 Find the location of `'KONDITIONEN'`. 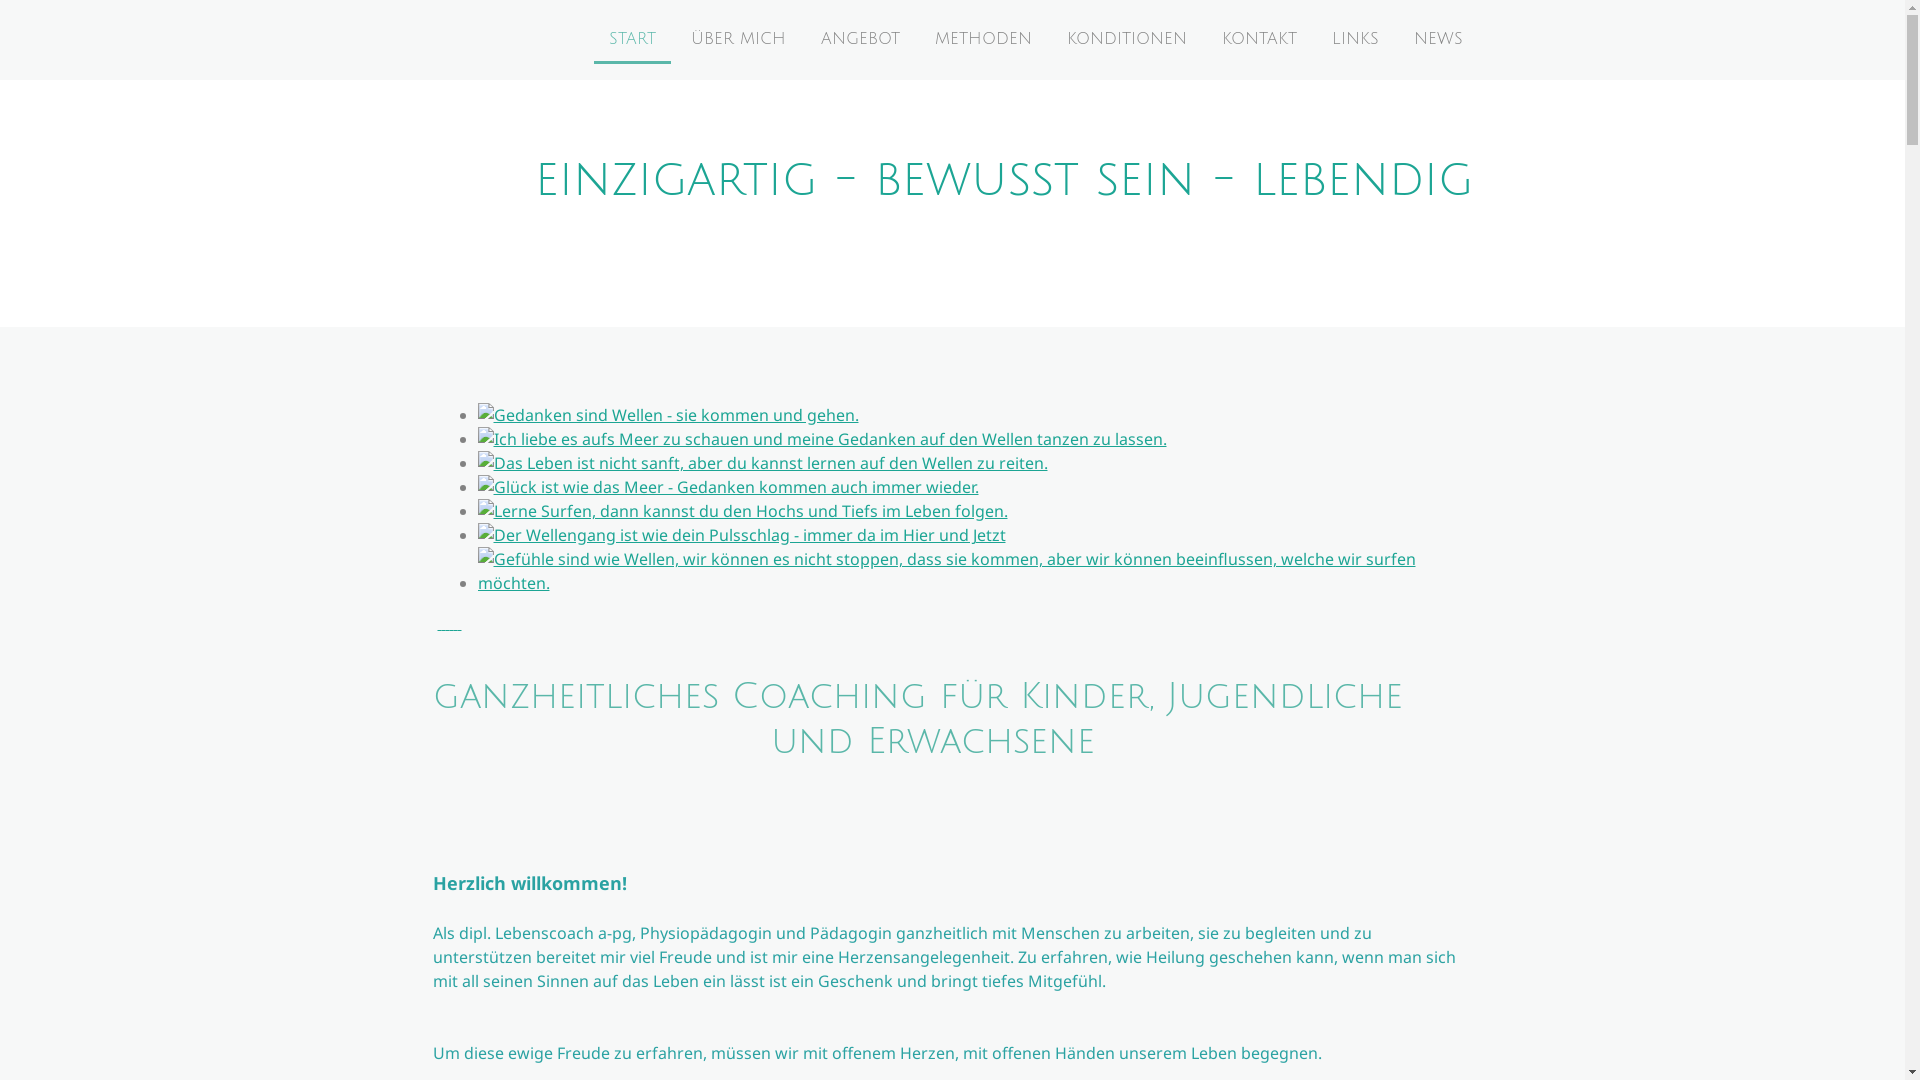

'KONDITIONEN' is located at coordinates (1050, 39).